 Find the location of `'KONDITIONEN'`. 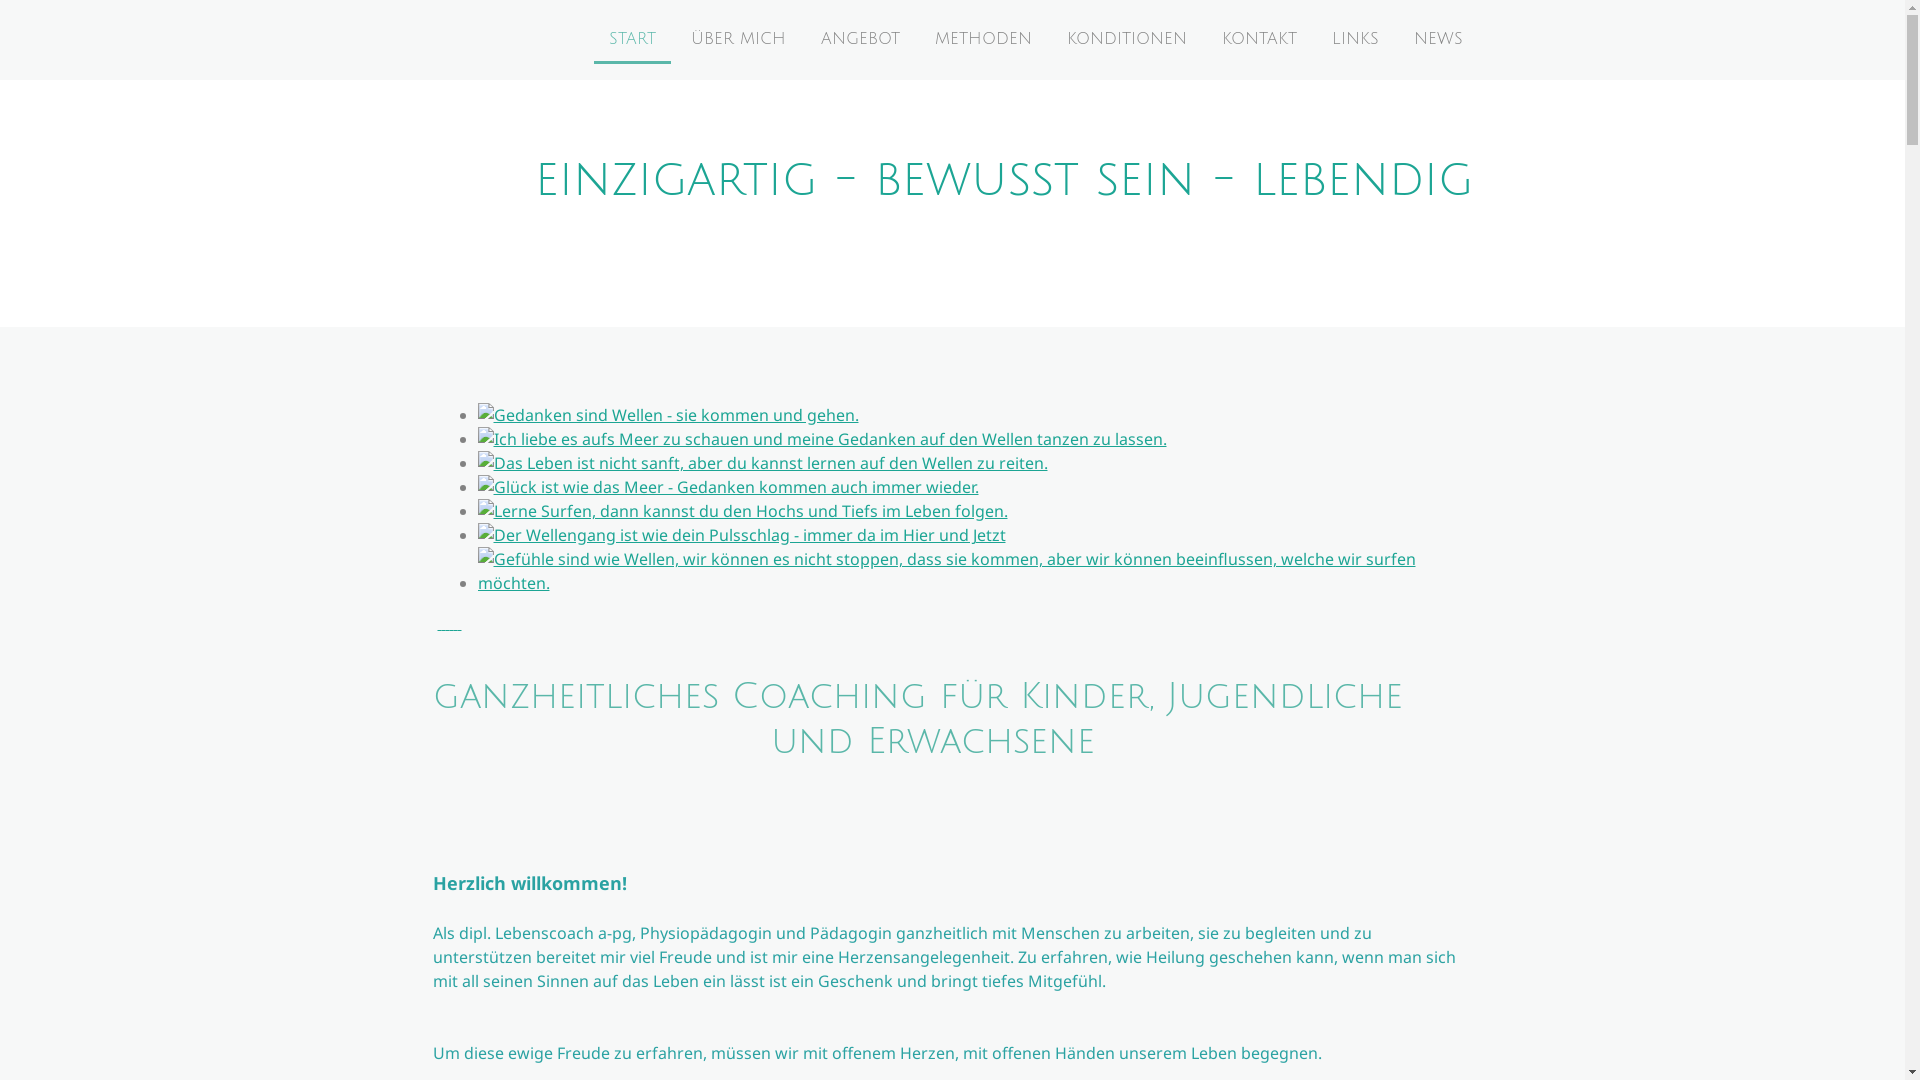

'KONDITIONEN' is located at coordinates (1050, 39).